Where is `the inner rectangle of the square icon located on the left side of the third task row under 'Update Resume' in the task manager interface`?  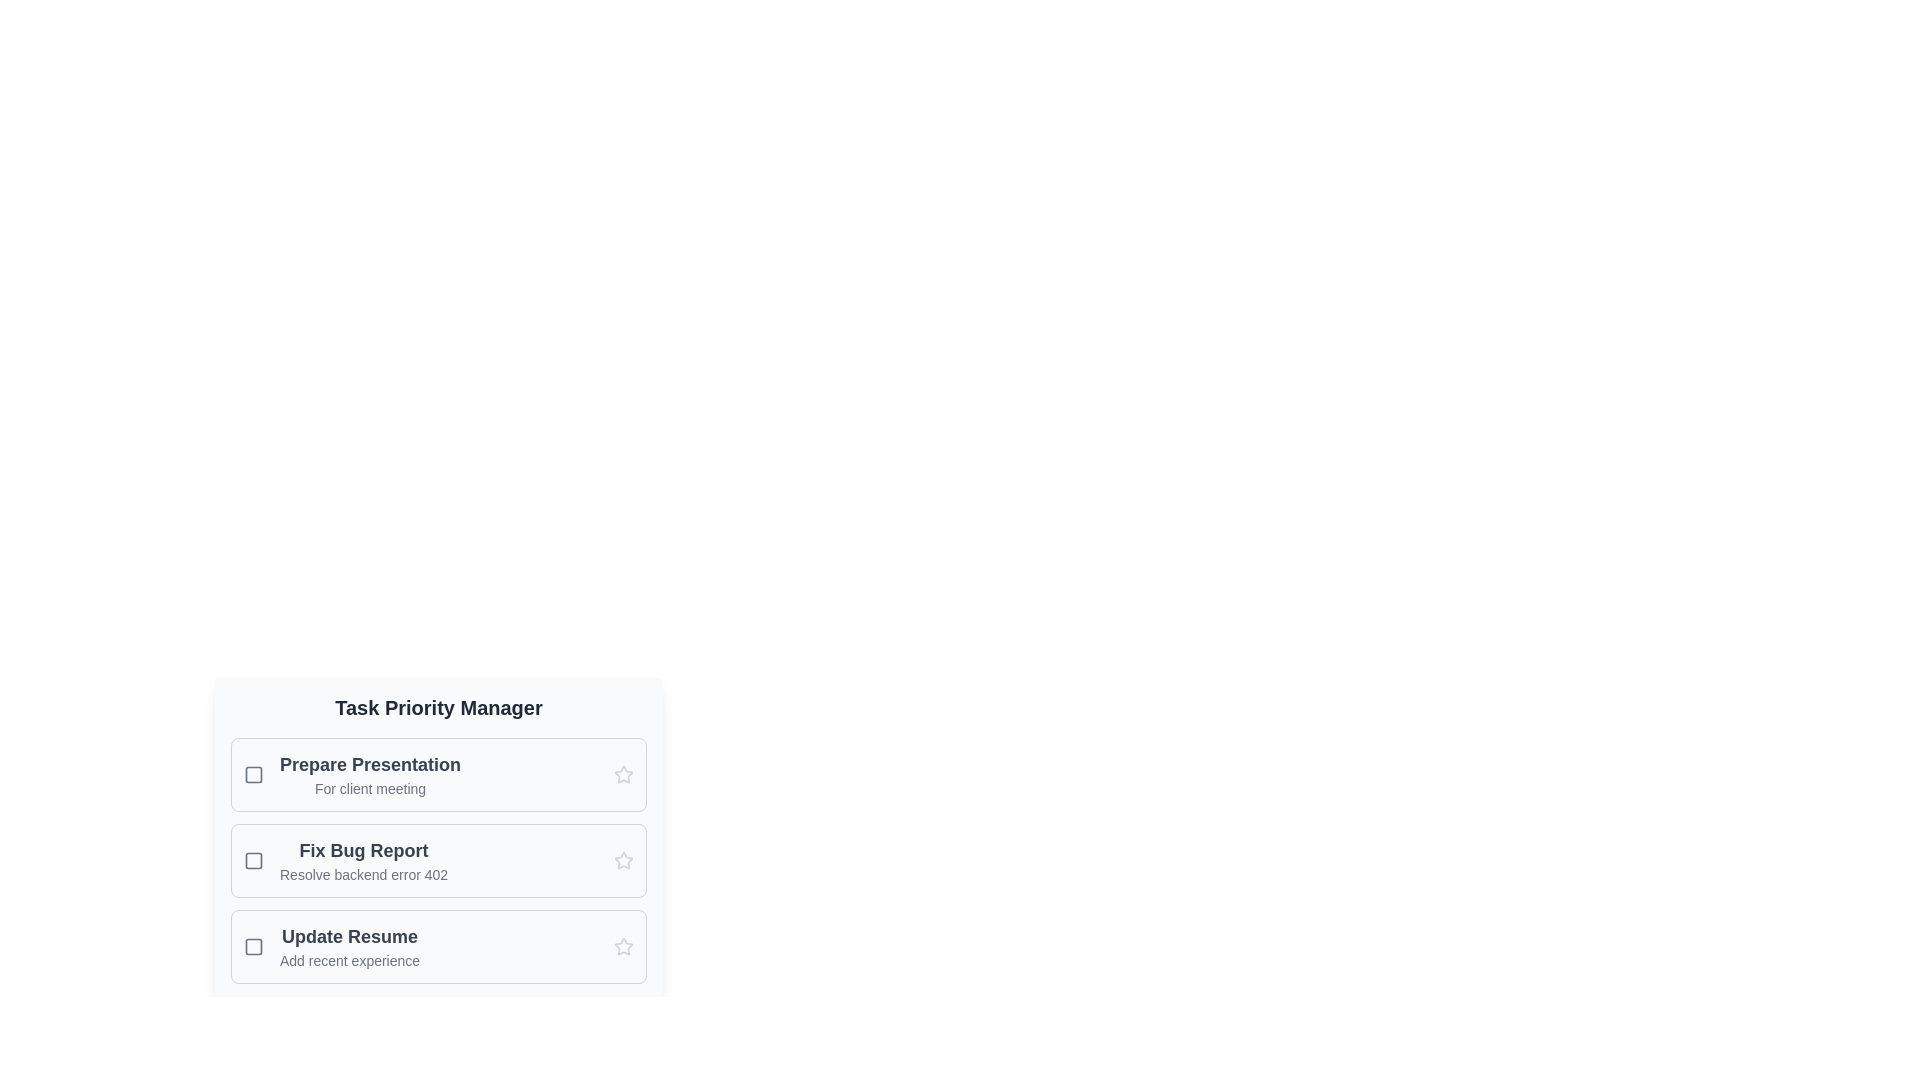 the inner rectangle of the square icon located on the left side of the third task row under 'Update Resume' in the task manager interface is located at coordinates (253, 946).